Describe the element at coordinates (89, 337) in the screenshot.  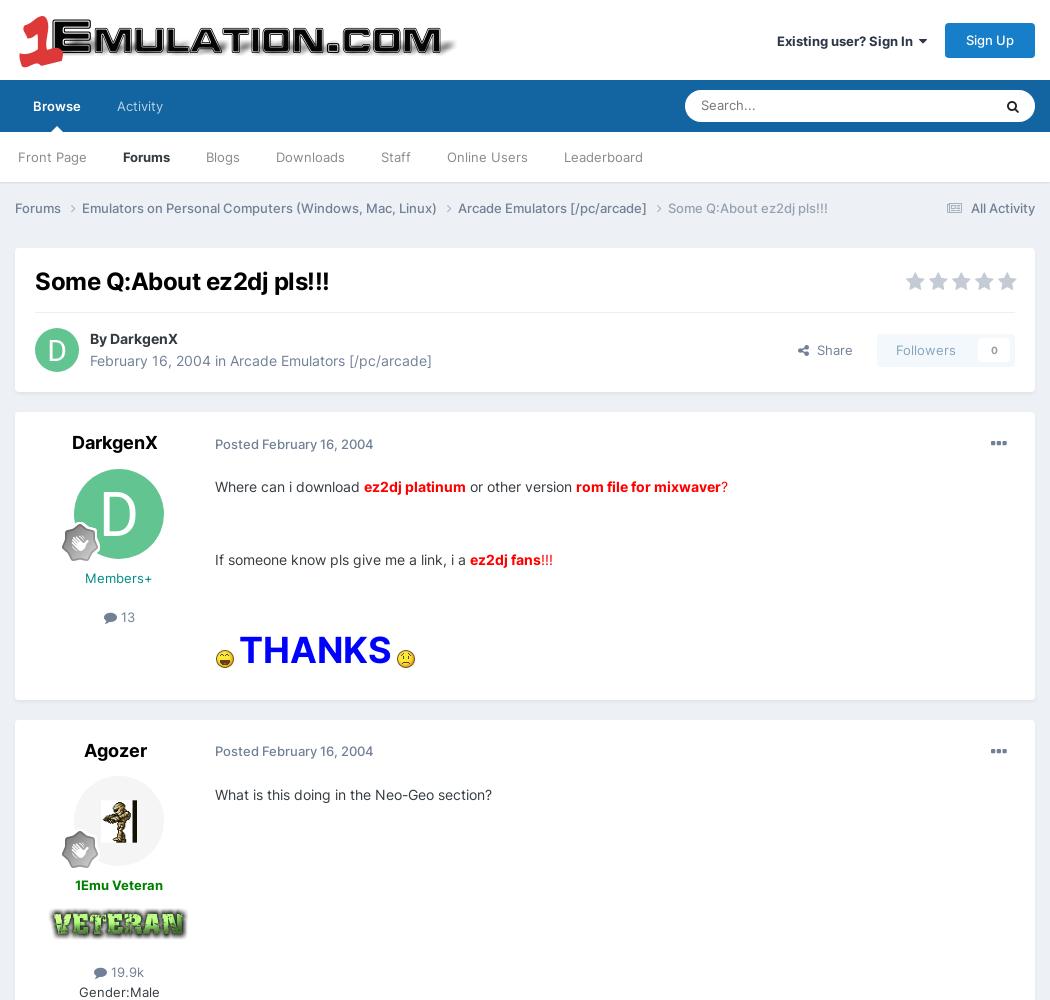
I see `'By'` at that location.